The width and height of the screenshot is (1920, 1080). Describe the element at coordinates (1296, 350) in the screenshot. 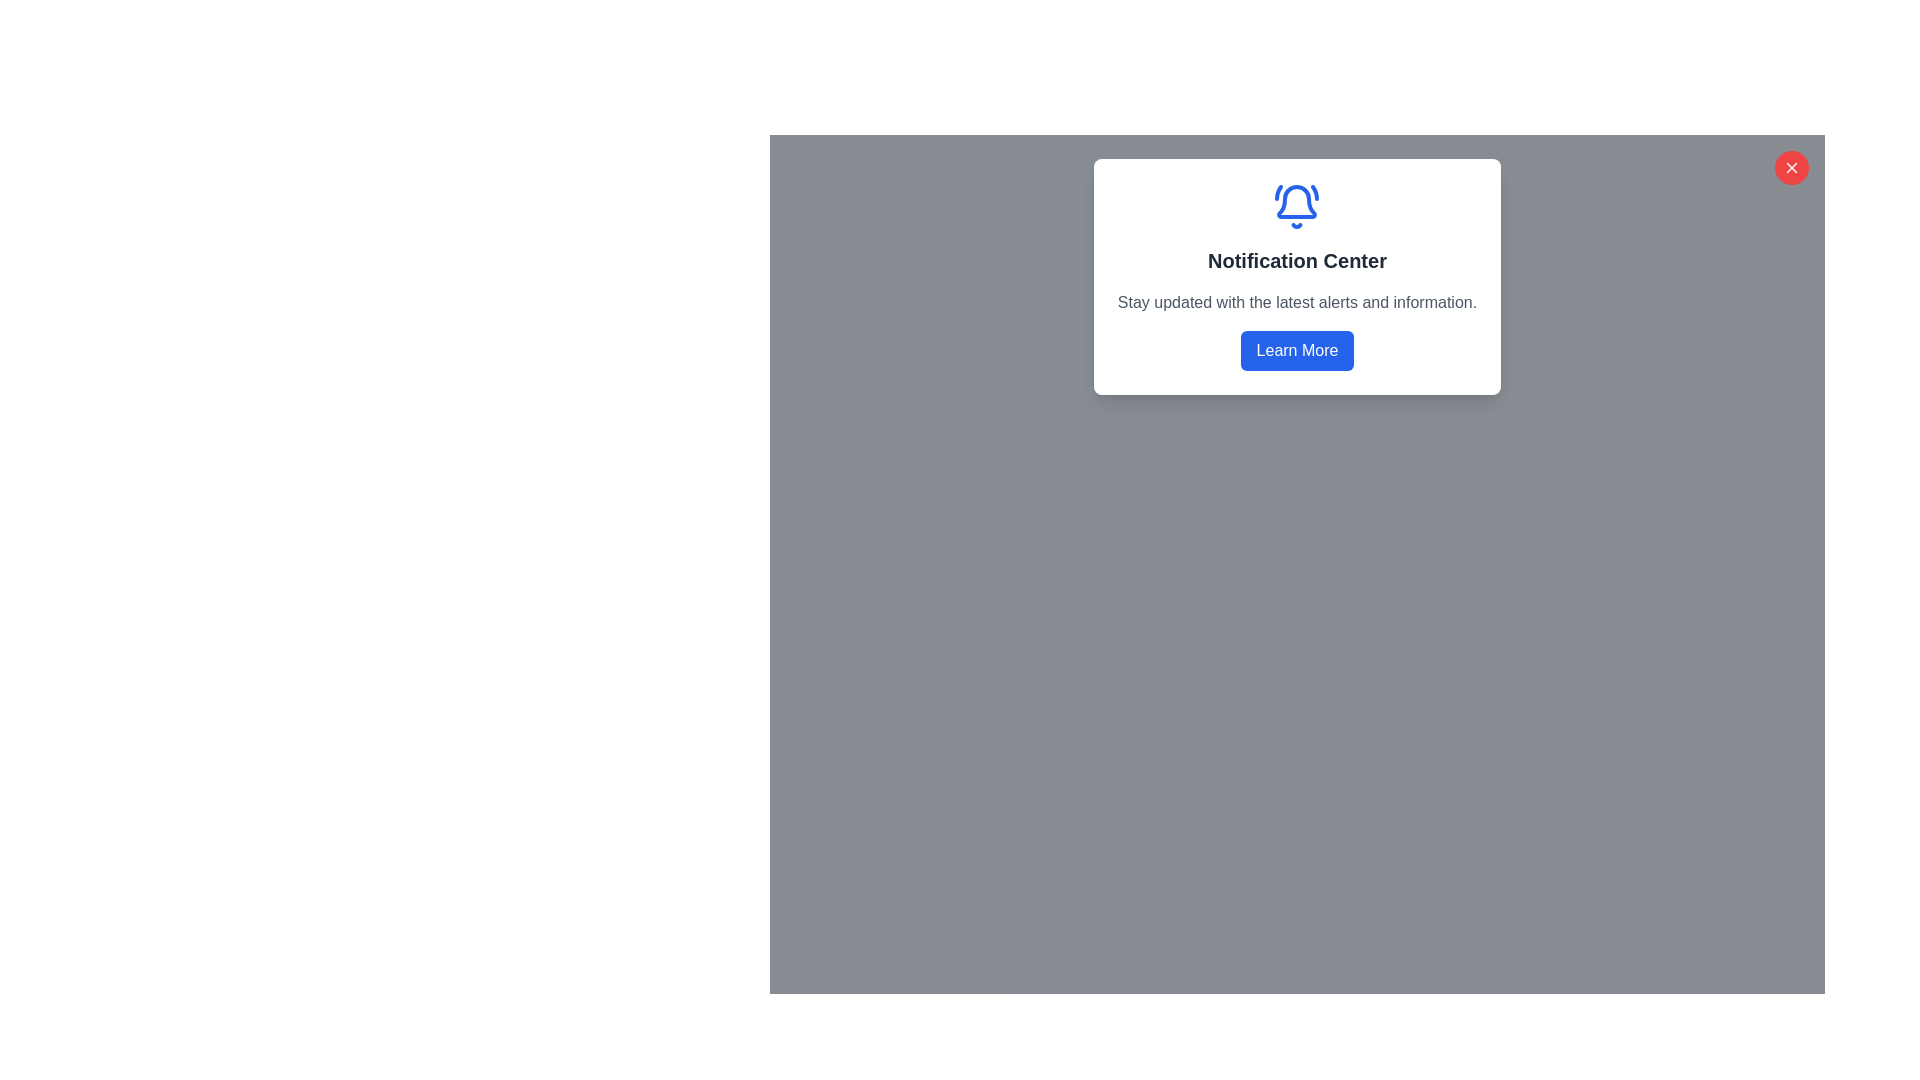

I see `the 'Learn More' button, which is a rectangular button with rounded edges, styled in blue with white text, located in the 'Notification Center' panel at the bottom and centrally aligned` at that location.